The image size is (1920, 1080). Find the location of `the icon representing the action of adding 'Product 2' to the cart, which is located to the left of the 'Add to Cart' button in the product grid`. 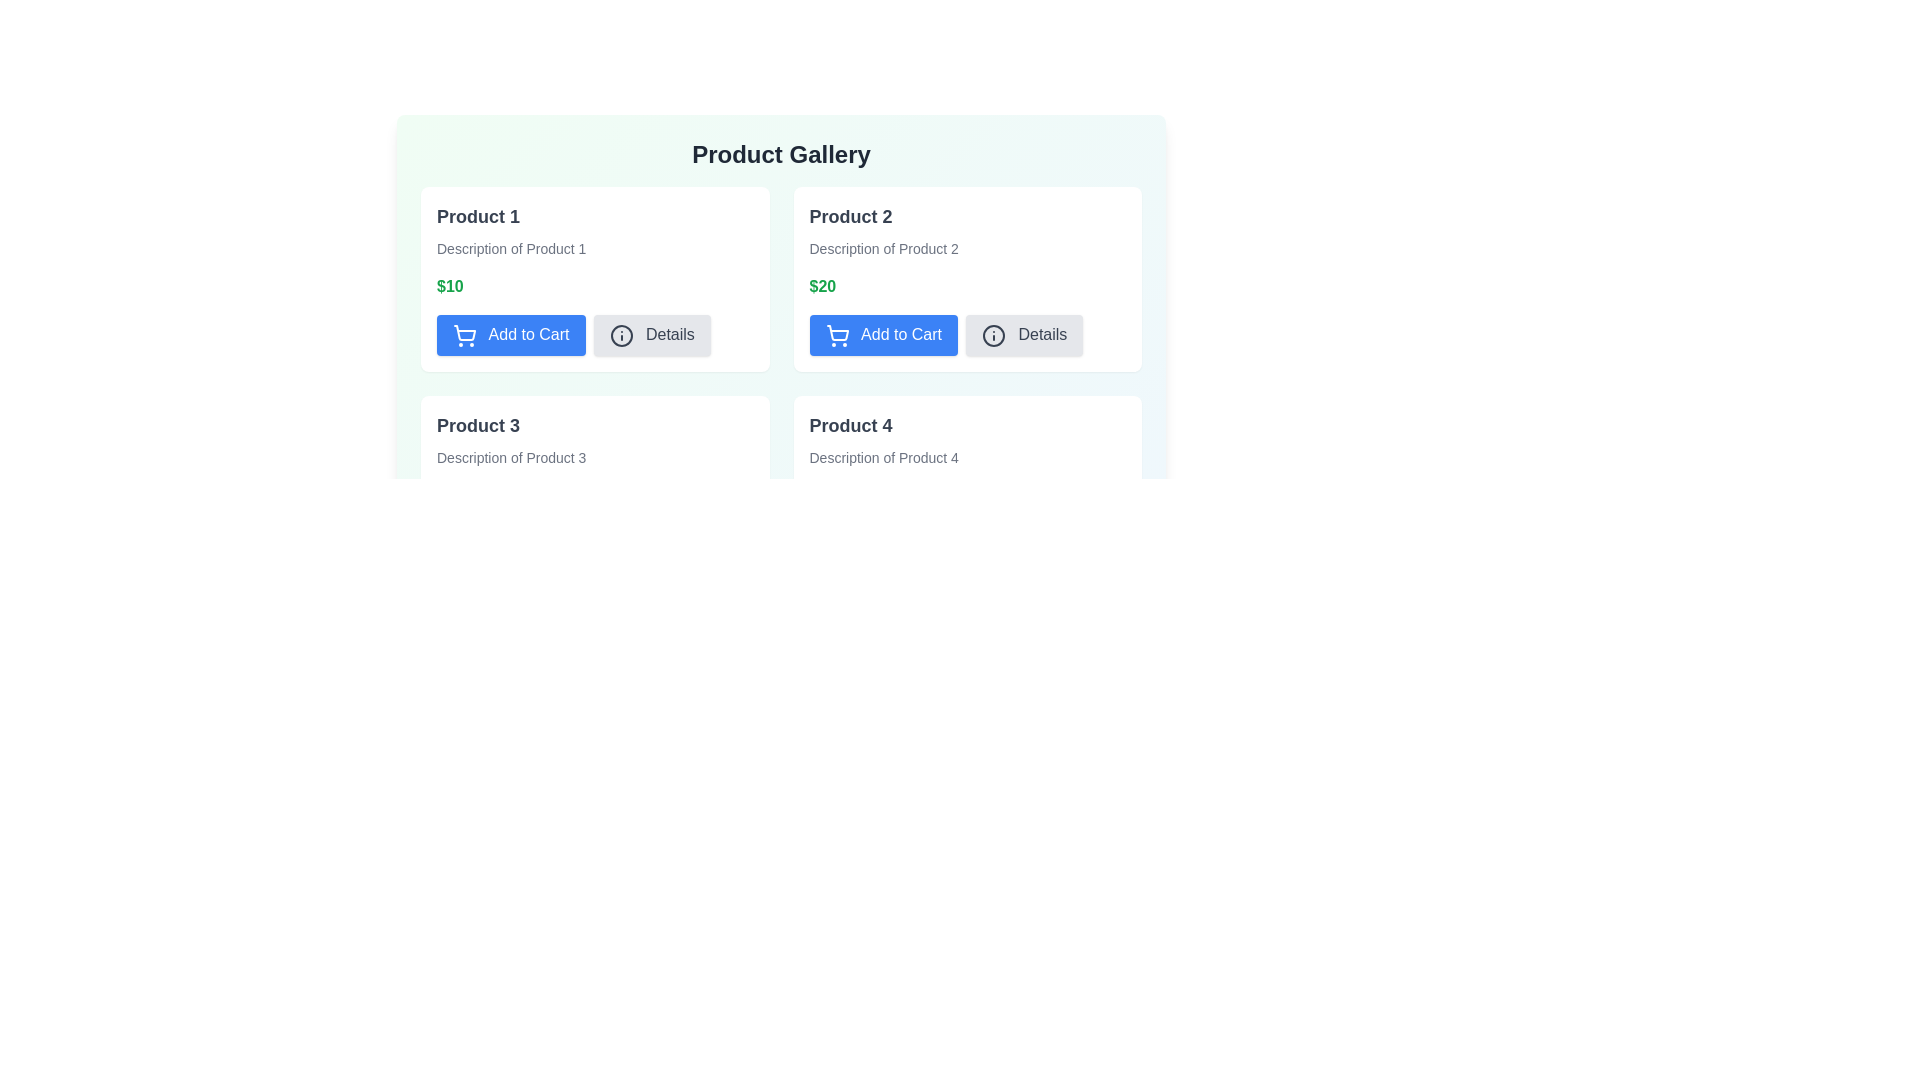

the icon representing the action of adding 'Product 2' to the cart, which is located to the left of the 'Add to Cart' button in the product grid is located at coordinates (837, 334).